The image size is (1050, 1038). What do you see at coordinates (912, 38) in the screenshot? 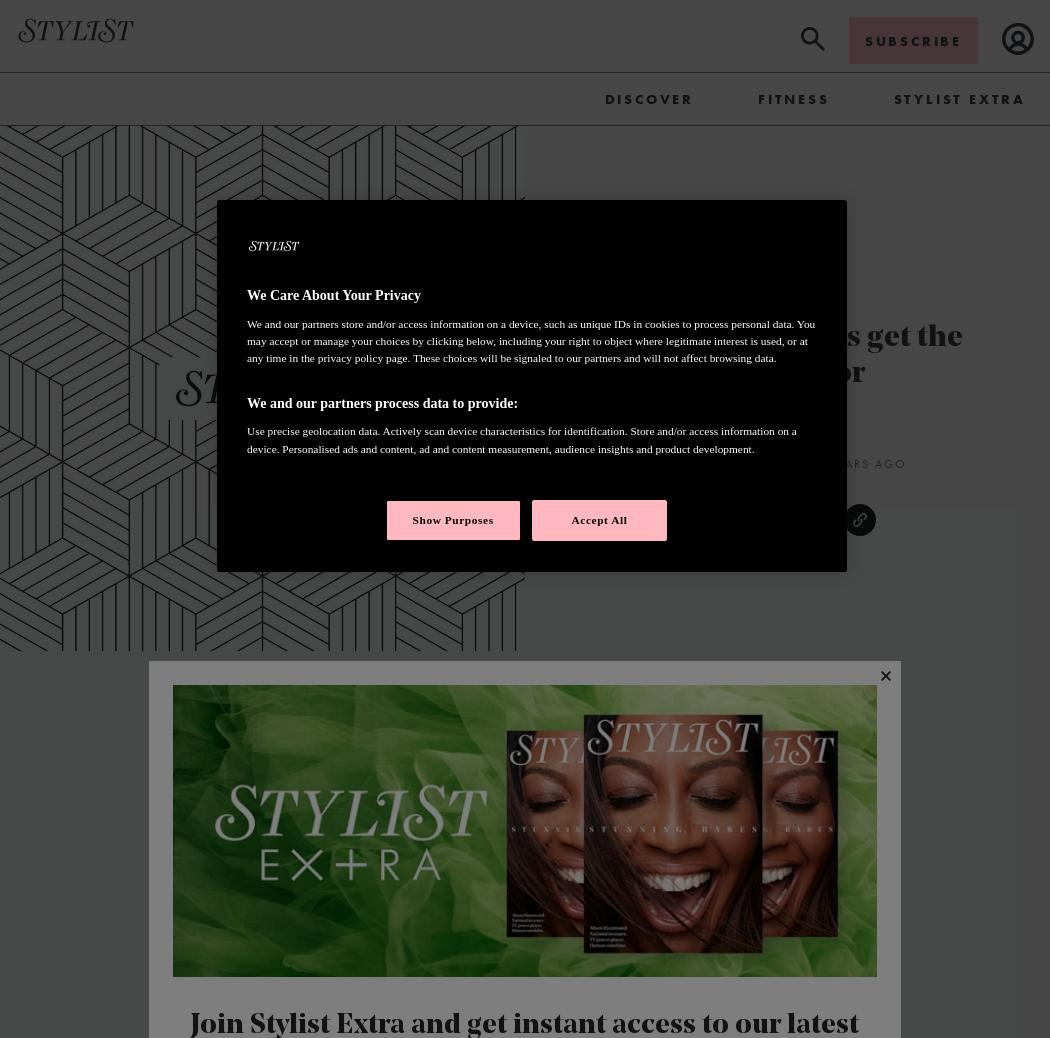
I see `'Subscribe'` at bounding box center [912, 38].